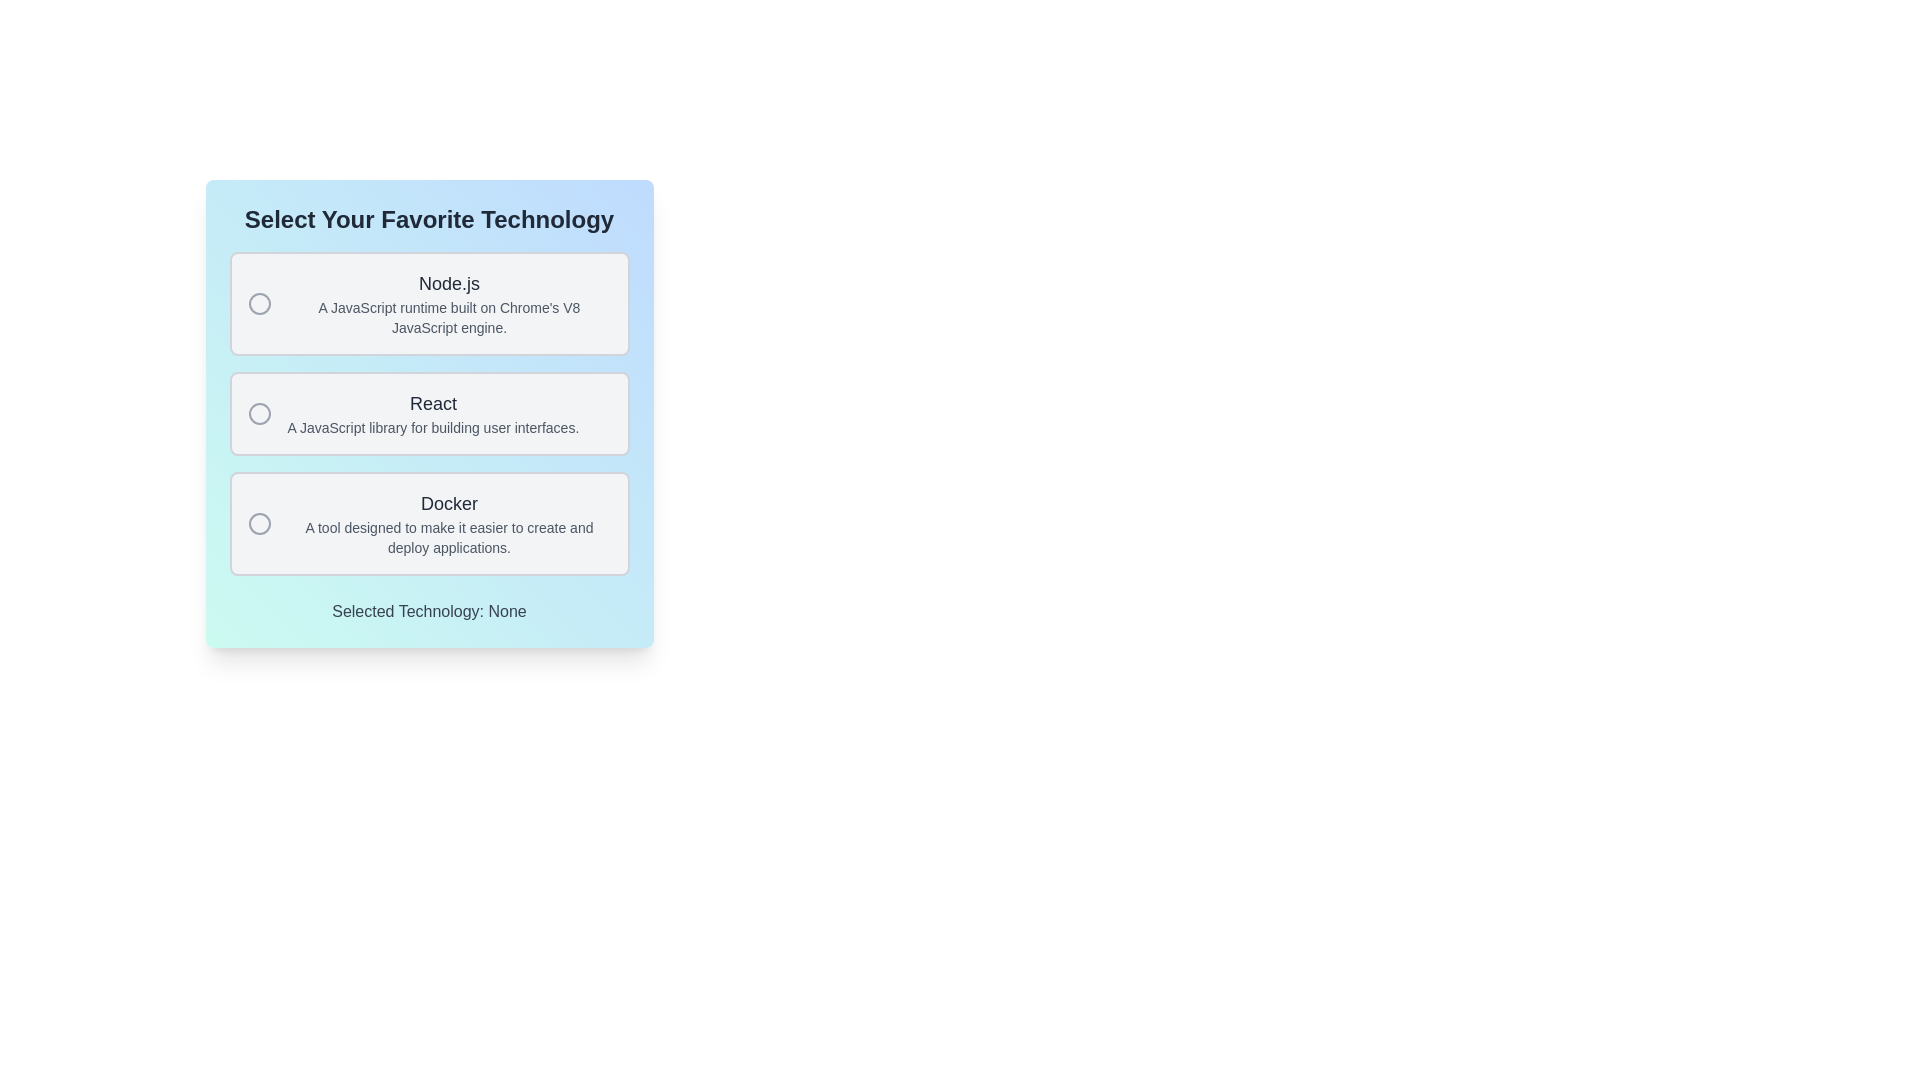 The width and height of the screenshot is (1920, 1080). What do you see at coordinates (258, 304) in the screenshot?
I see `the Radio Button Indicator icon on the left side of the 'Node.js' option` at bounding box center [258, 304].